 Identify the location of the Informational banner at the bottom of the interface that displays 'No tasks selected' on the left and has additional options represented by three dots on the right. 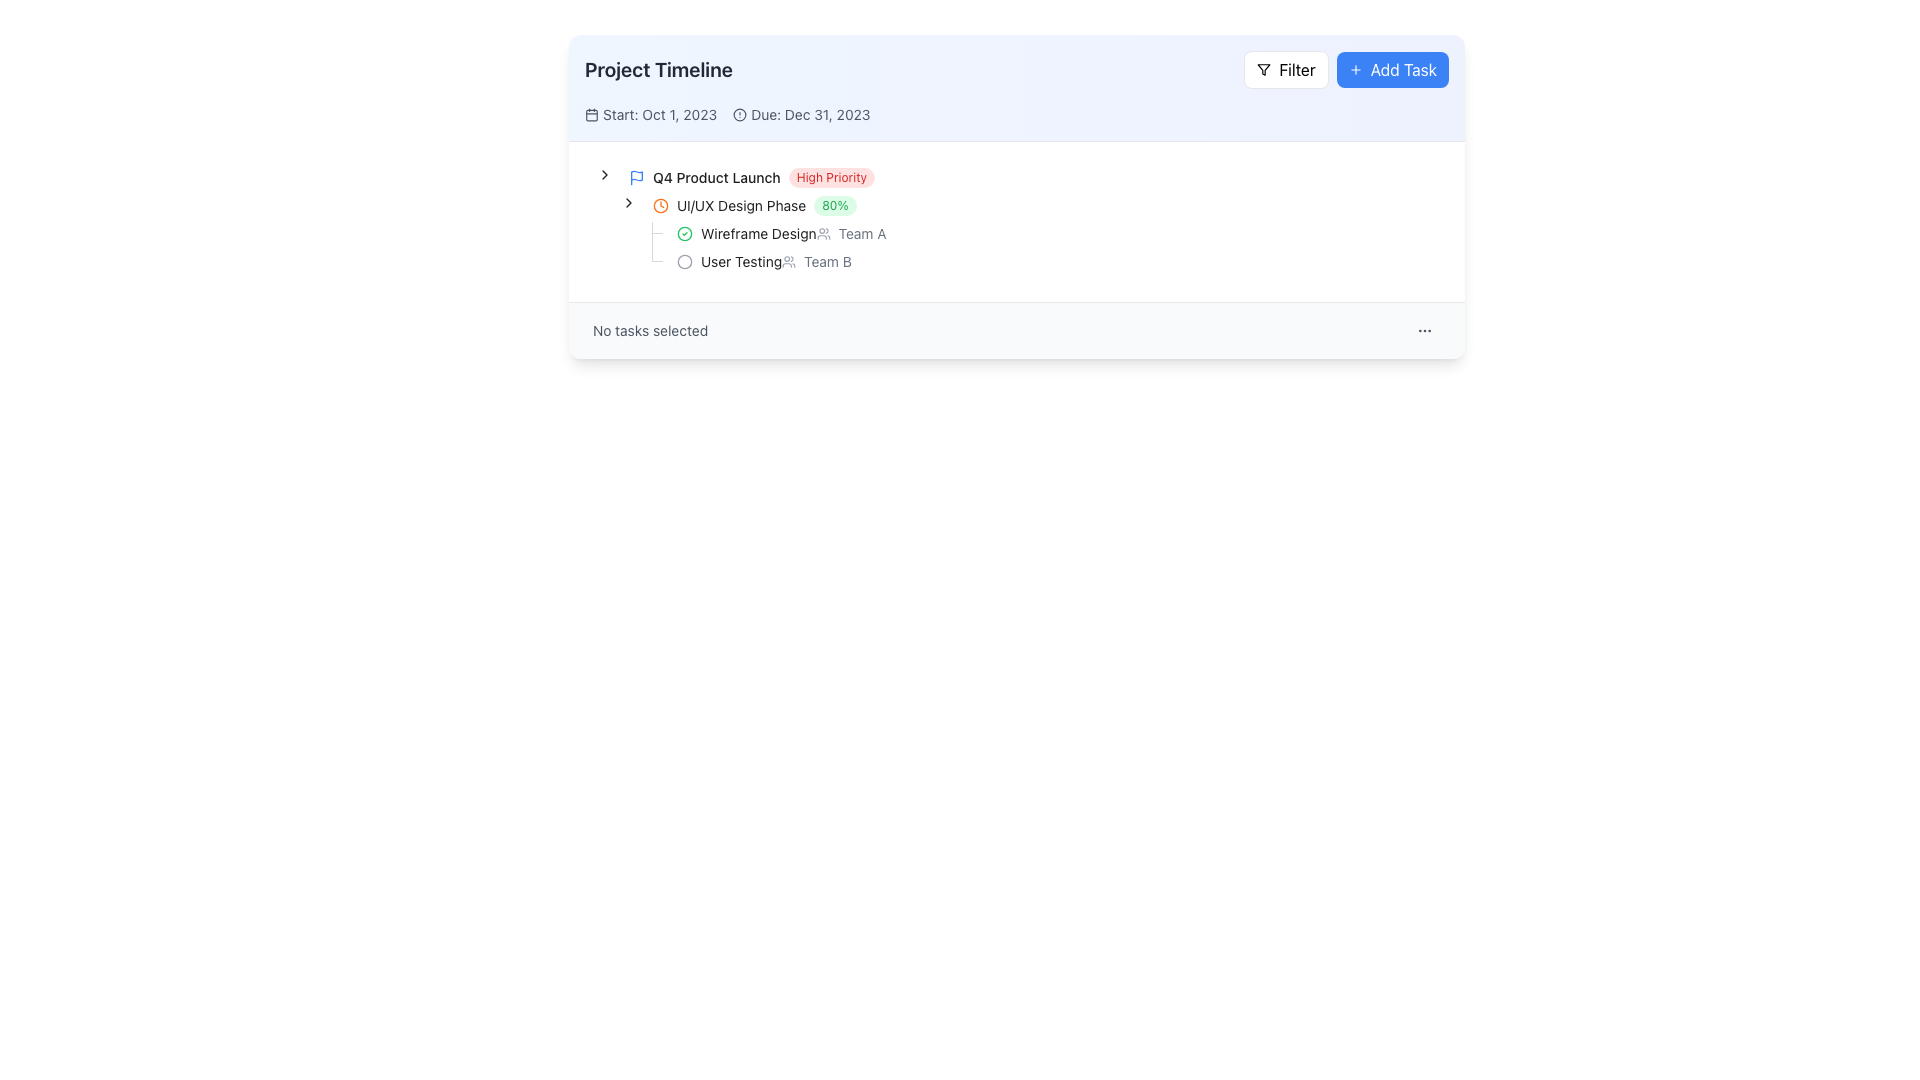
(1017, 330).